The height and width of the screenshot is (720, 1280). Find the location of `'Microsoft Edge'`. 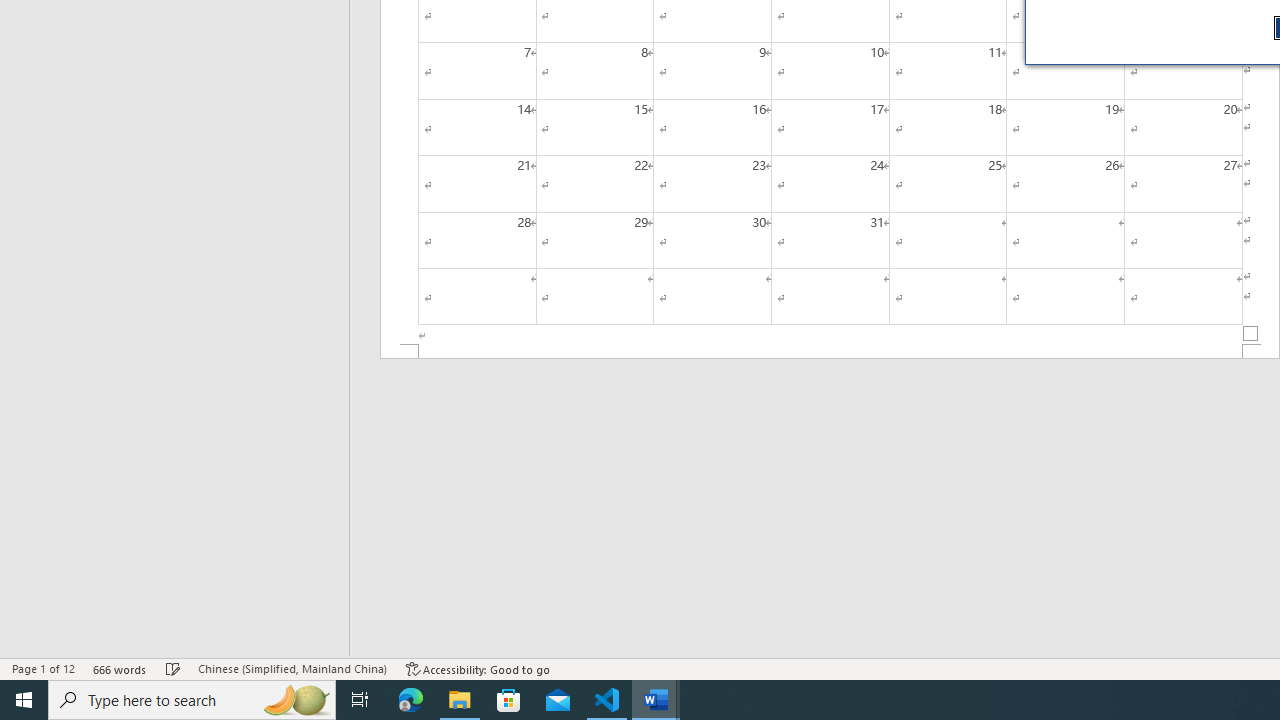

'Microsoft Edge' is located at coordinates (410, 698).